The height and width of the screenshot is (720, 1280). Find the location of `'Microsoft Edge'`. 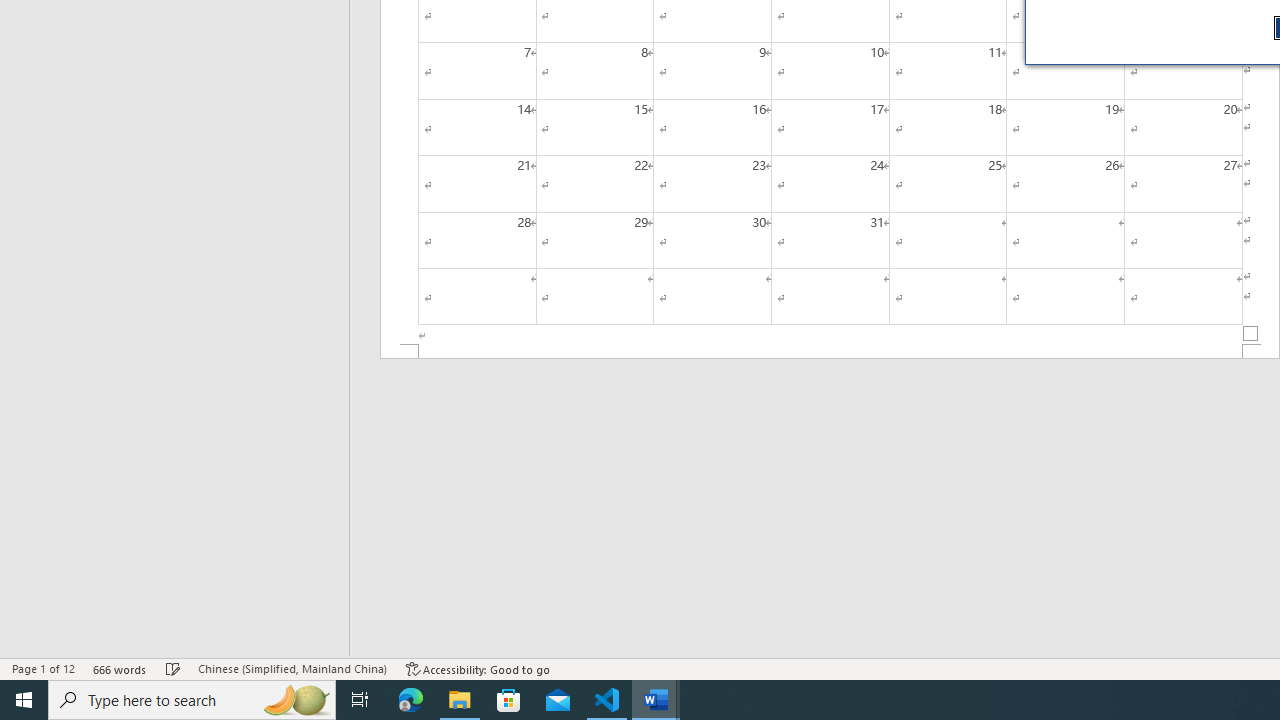

'Microsoft Edge' is located at coordinates (410, 698).